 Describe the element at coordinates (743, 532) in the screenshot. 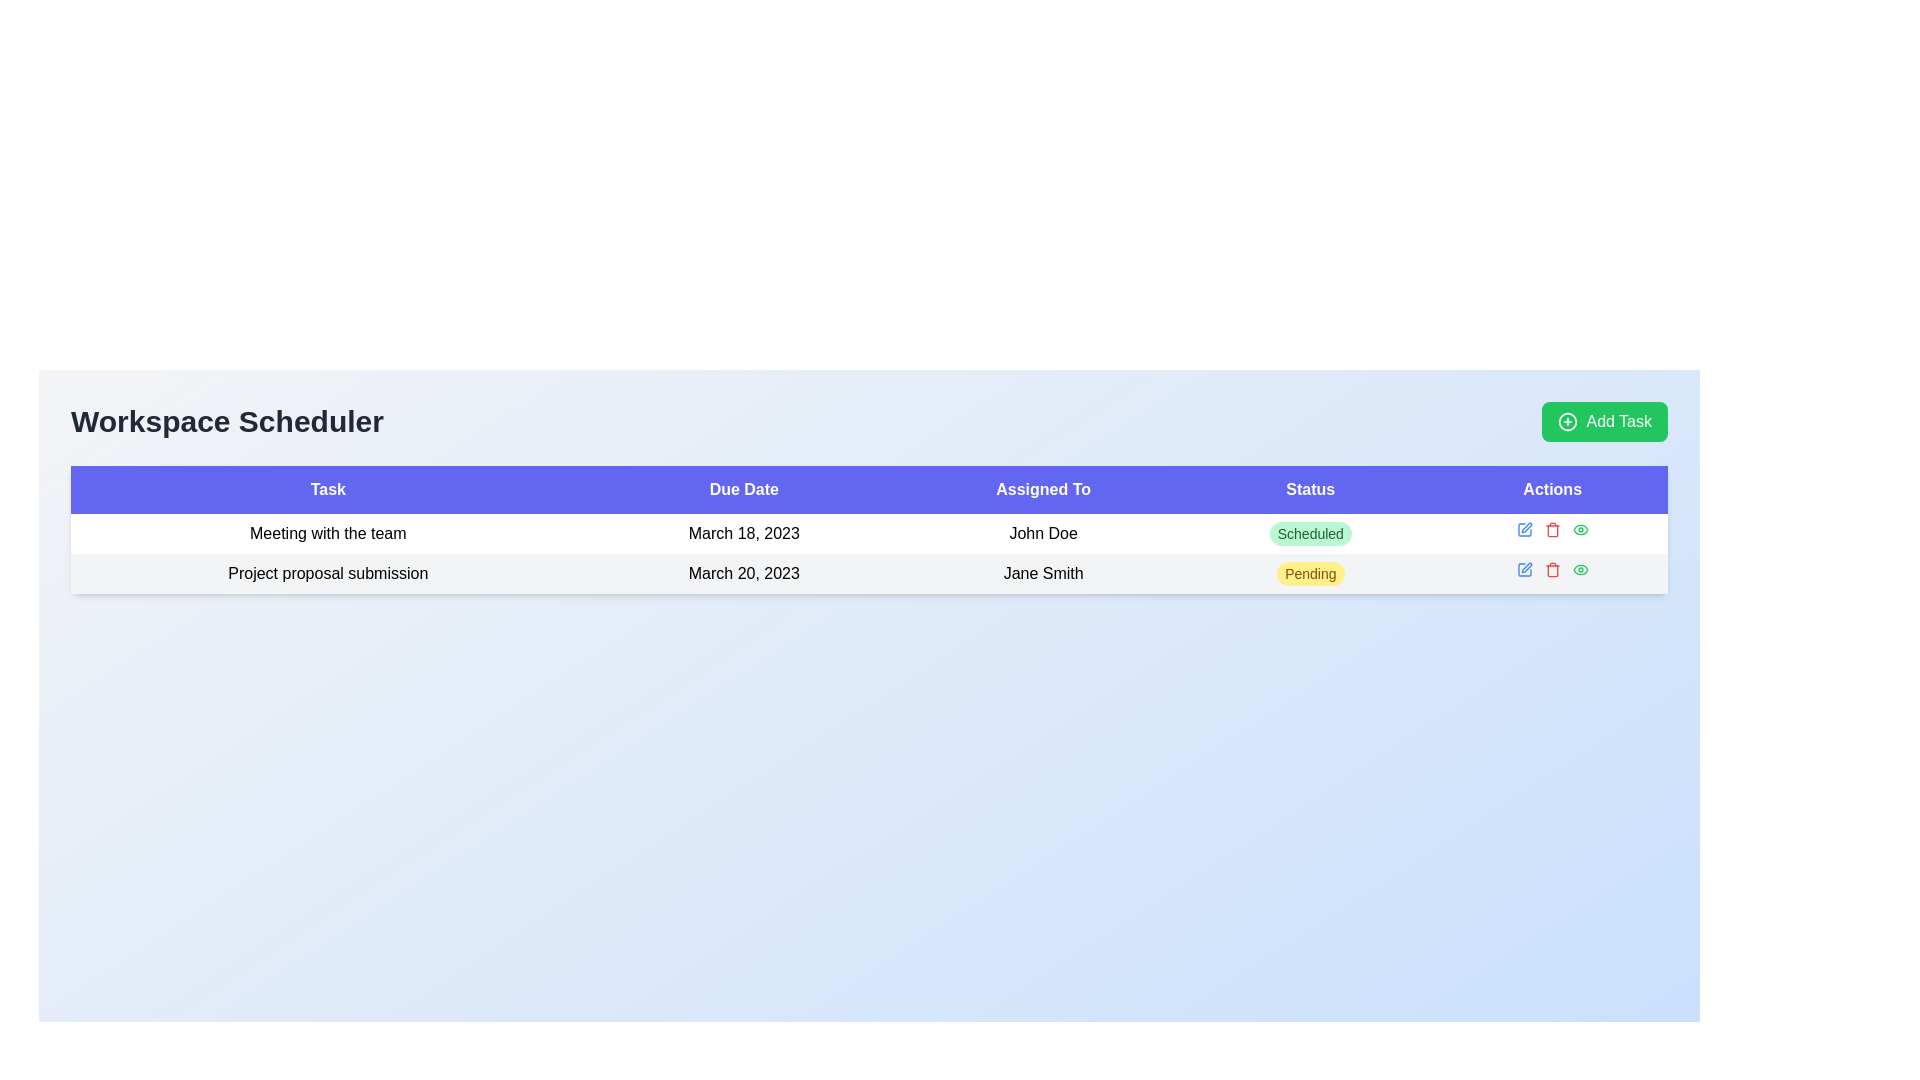

I see `the due date text display element indicating 'March 18, 2023' in the first row of the table under the 'Due Date' column` at that location.